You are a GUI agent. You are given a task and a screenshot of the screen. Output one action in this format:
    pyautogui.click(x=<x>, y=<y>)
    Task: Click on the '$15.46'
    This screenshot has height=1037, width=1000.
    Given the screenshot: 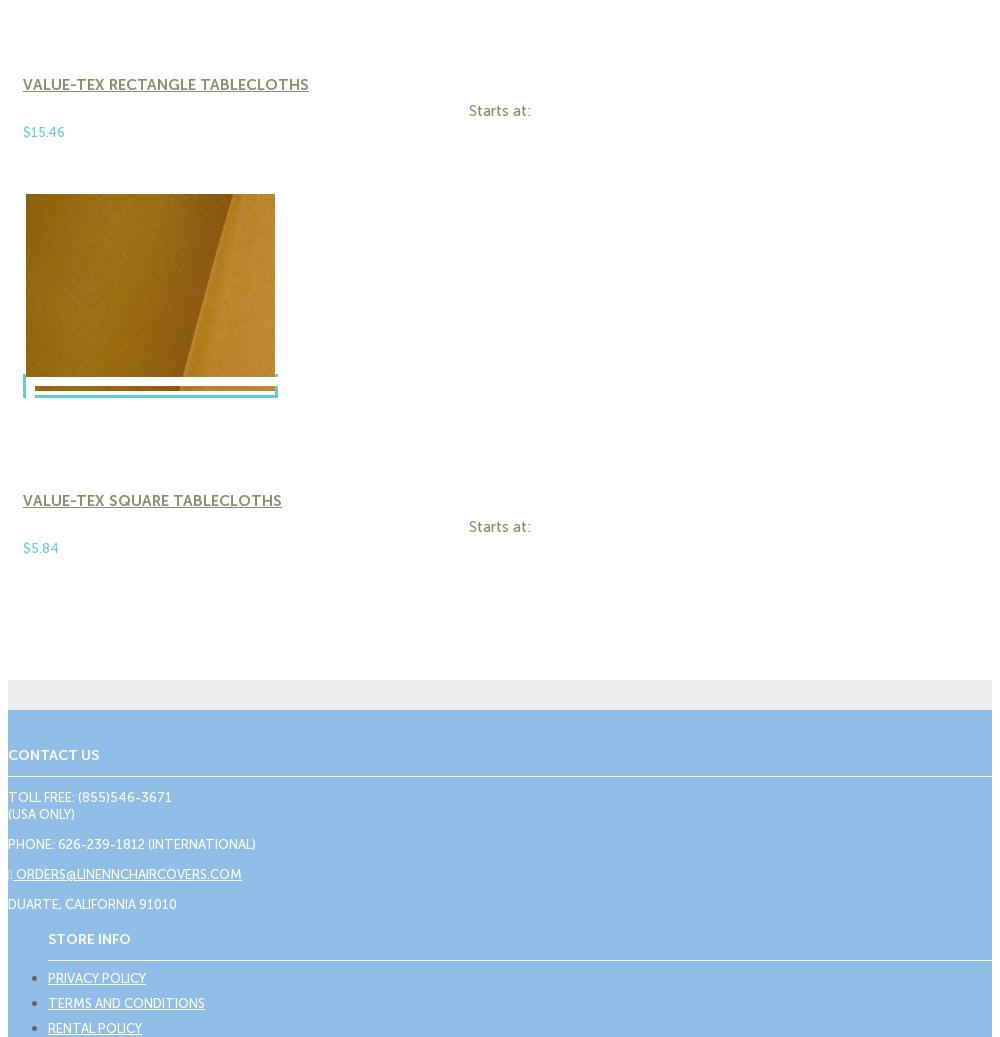 What is the action you would take?
    pyautogui.click(x=44, y=131)
    